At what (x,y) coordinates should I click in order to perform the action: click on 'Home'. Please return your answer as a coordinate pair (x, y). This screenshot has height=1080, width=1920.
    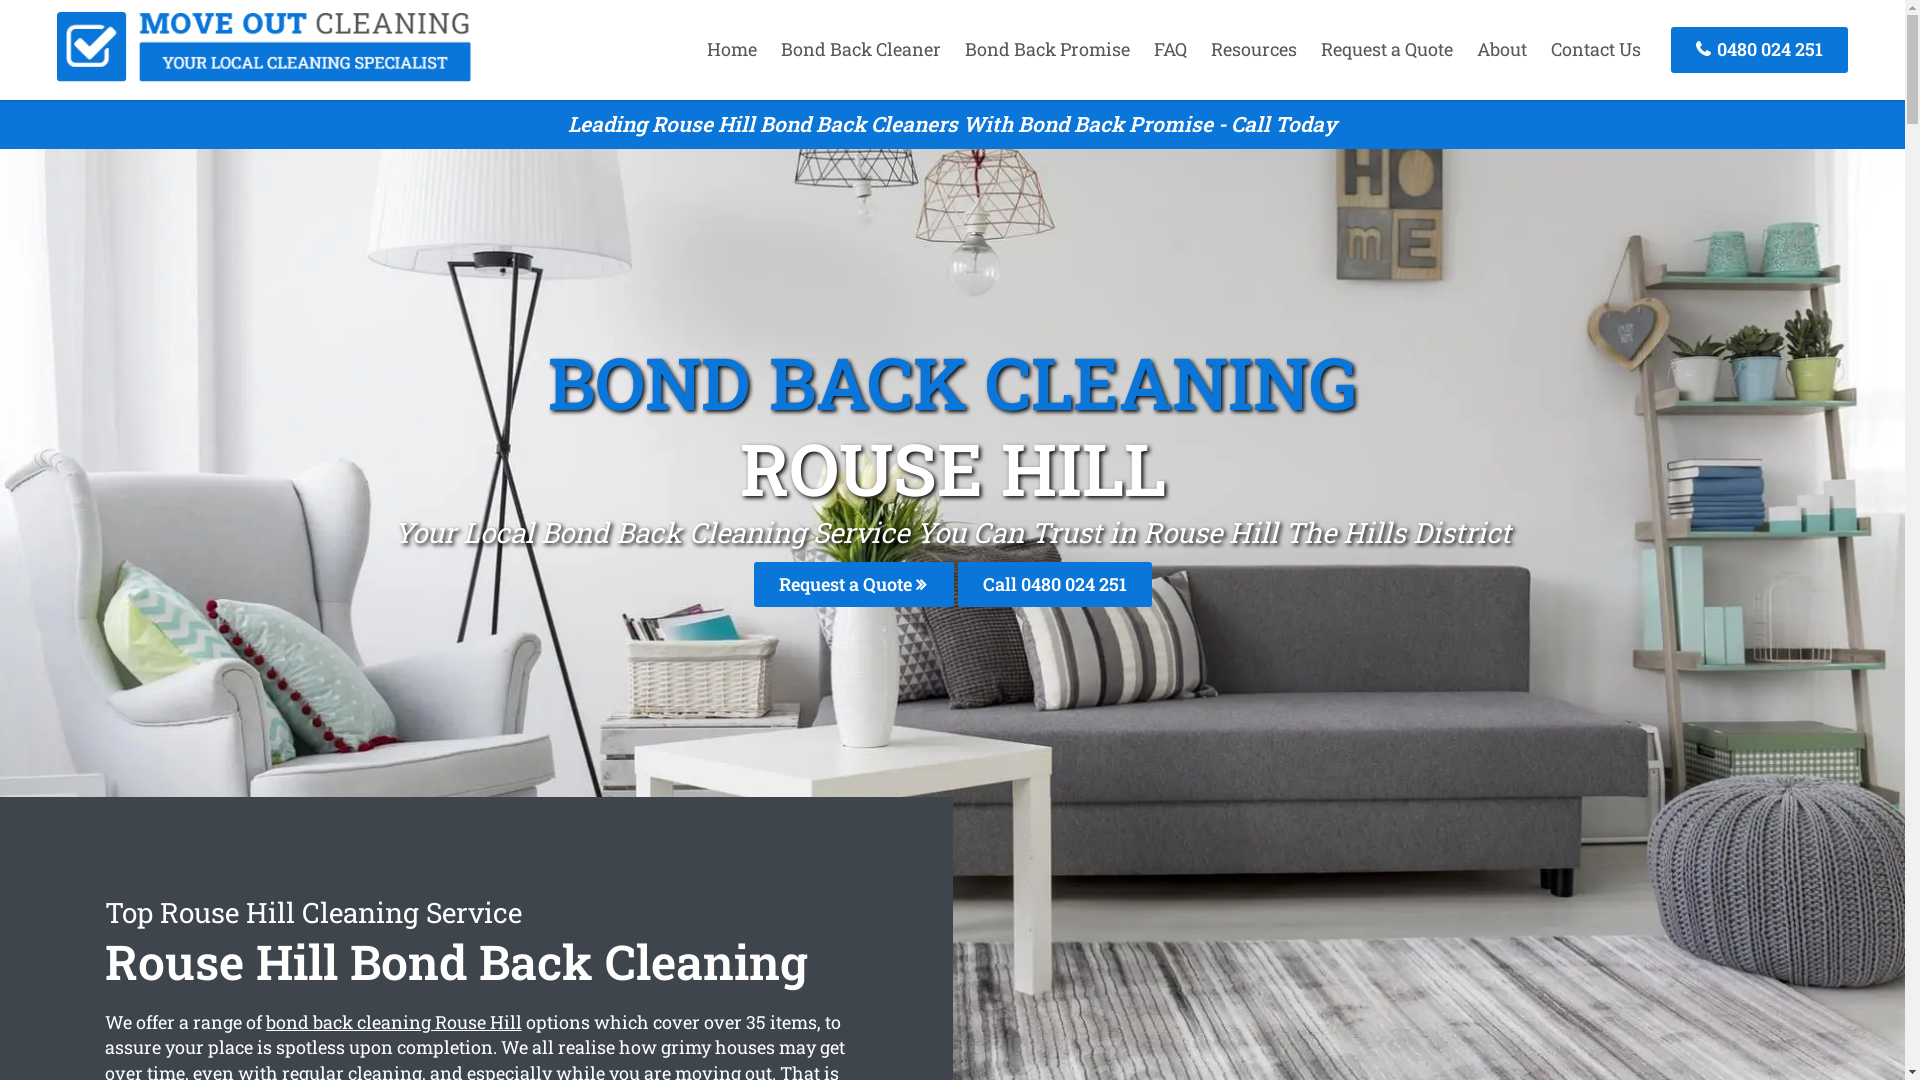
    Looking at the image, I should click on (696, 48).